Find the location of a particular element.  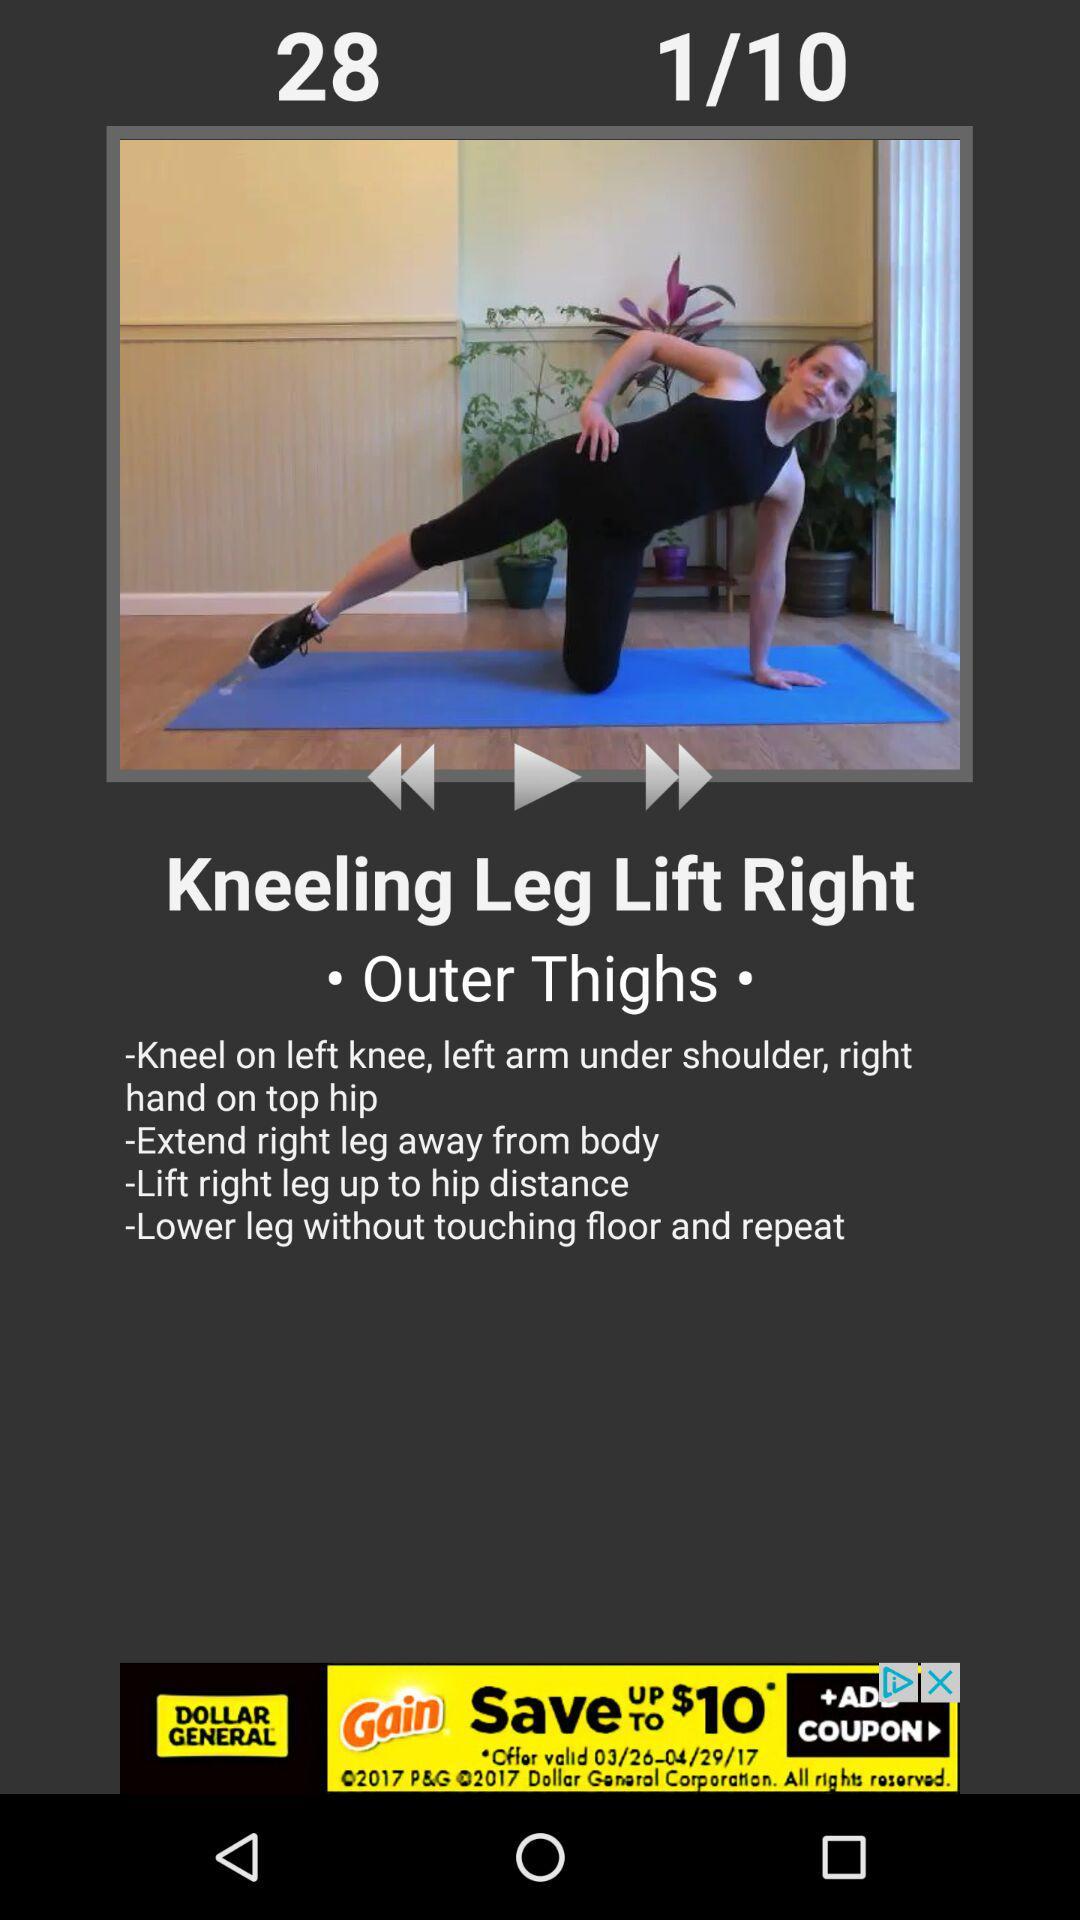

play is located at coordinates (671, 776).